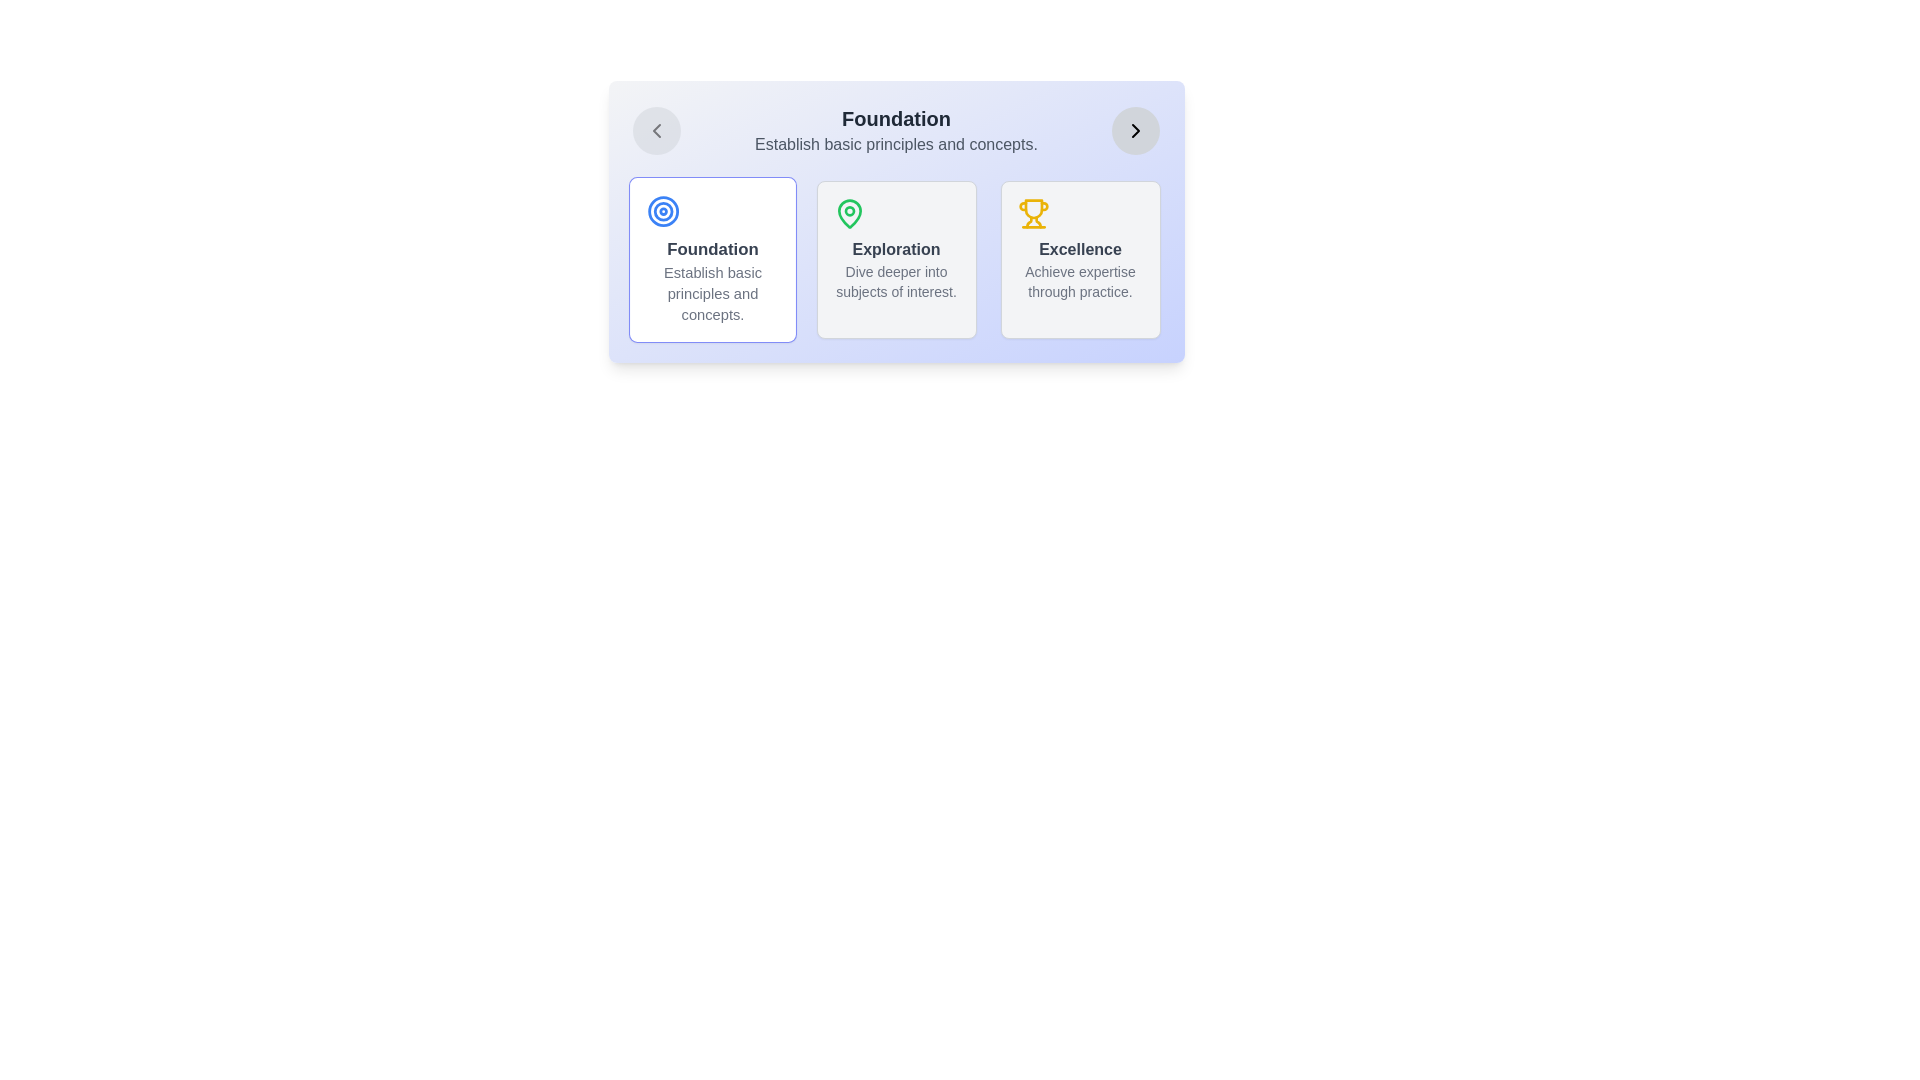 Image resolution: width=1920 pixels, height=1080 pixels. Describe the element at coordinates (895, 258) in the screenshot. I see `the central informational card, which is the second card in a set of three` at that location.